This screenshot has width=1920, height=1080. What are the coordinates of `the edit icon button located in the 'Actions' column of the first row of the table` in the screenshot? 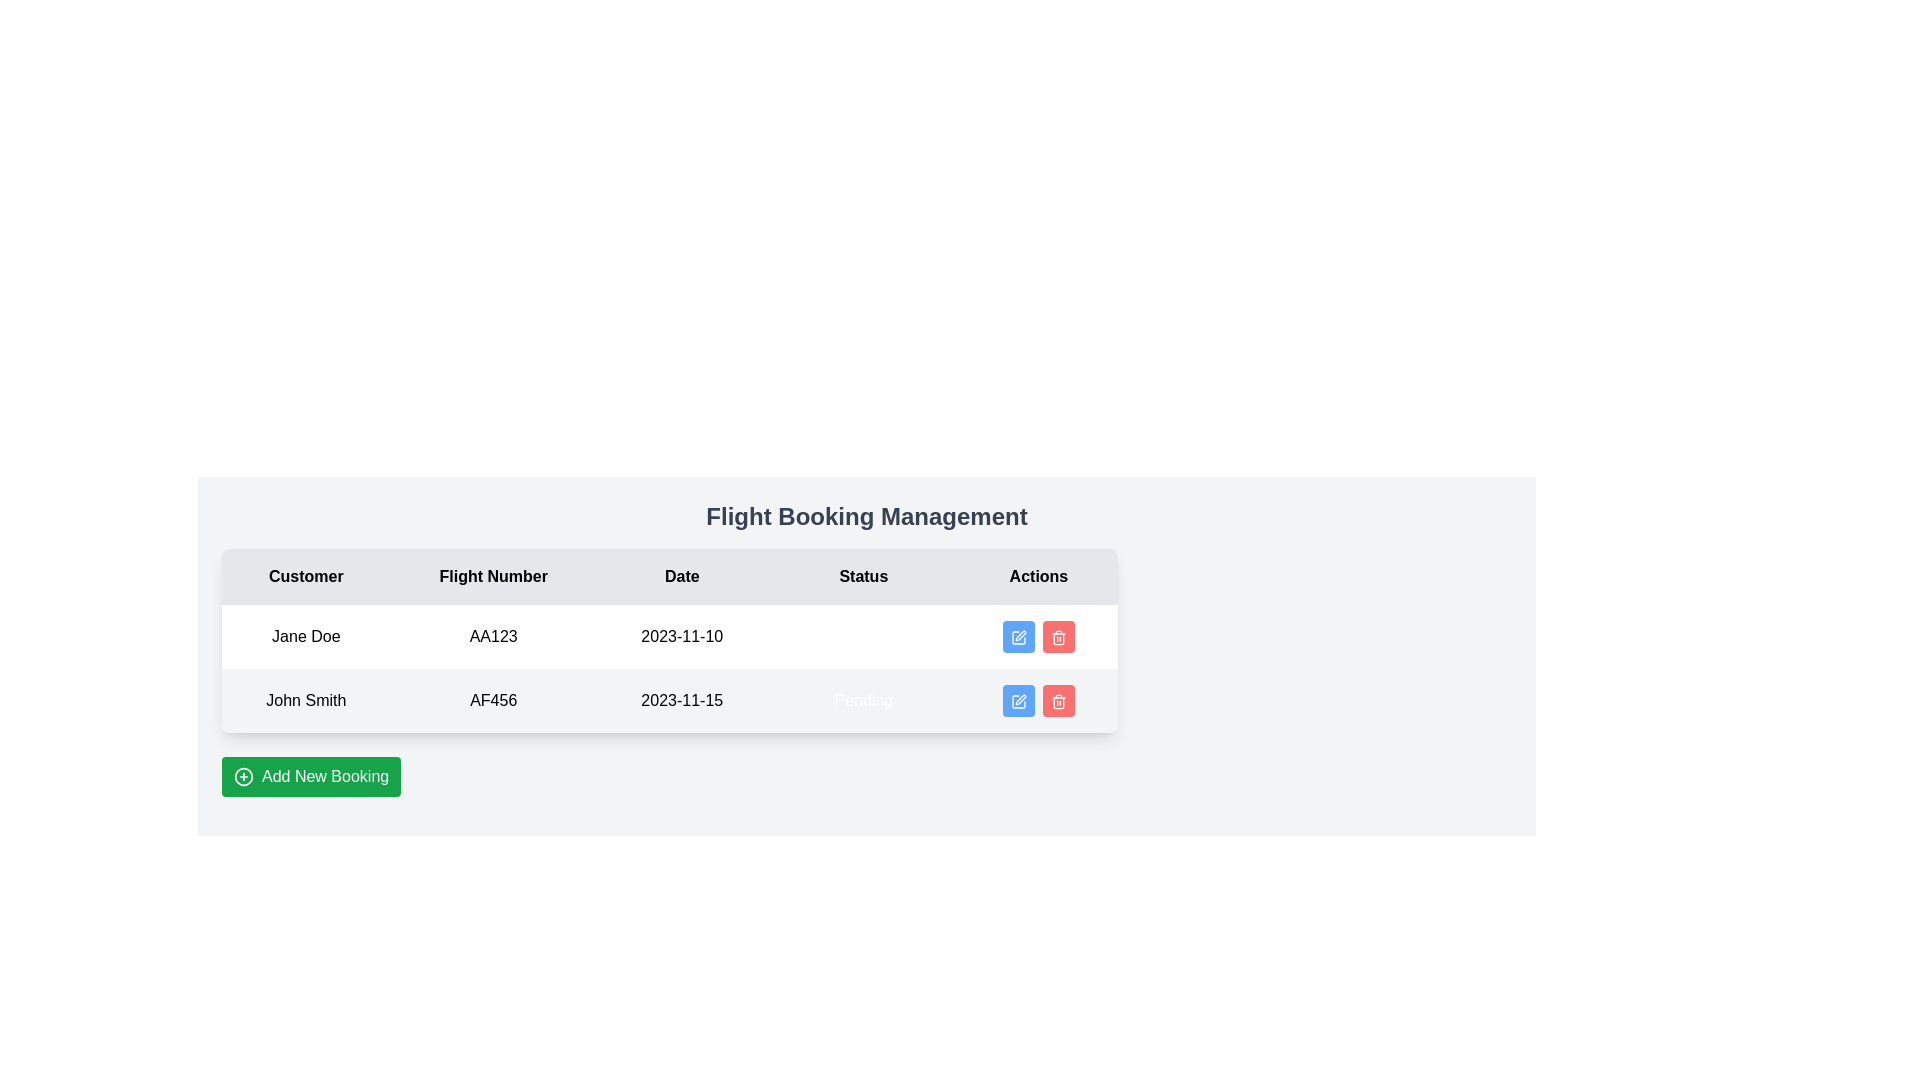 It's located at (1018, 637).